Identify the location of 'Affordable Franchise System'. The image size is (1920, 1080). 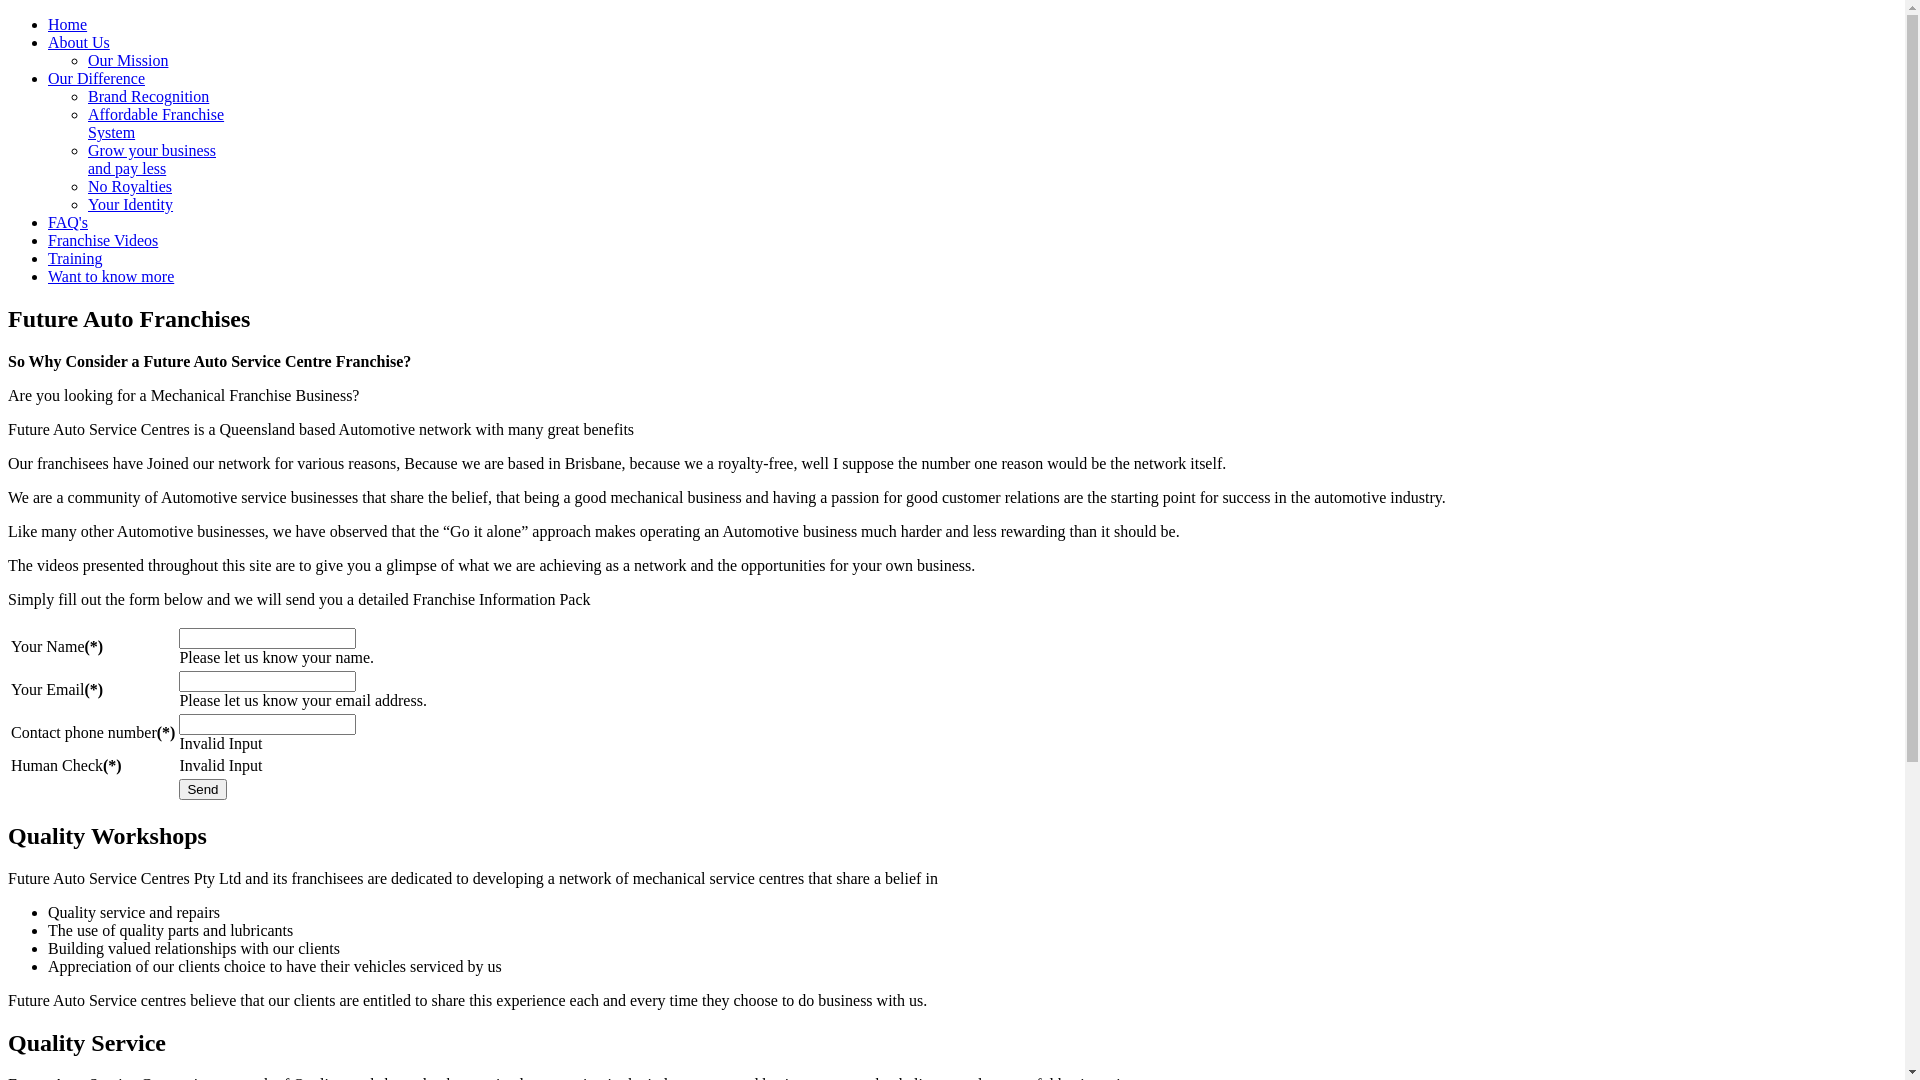
(155, 123).